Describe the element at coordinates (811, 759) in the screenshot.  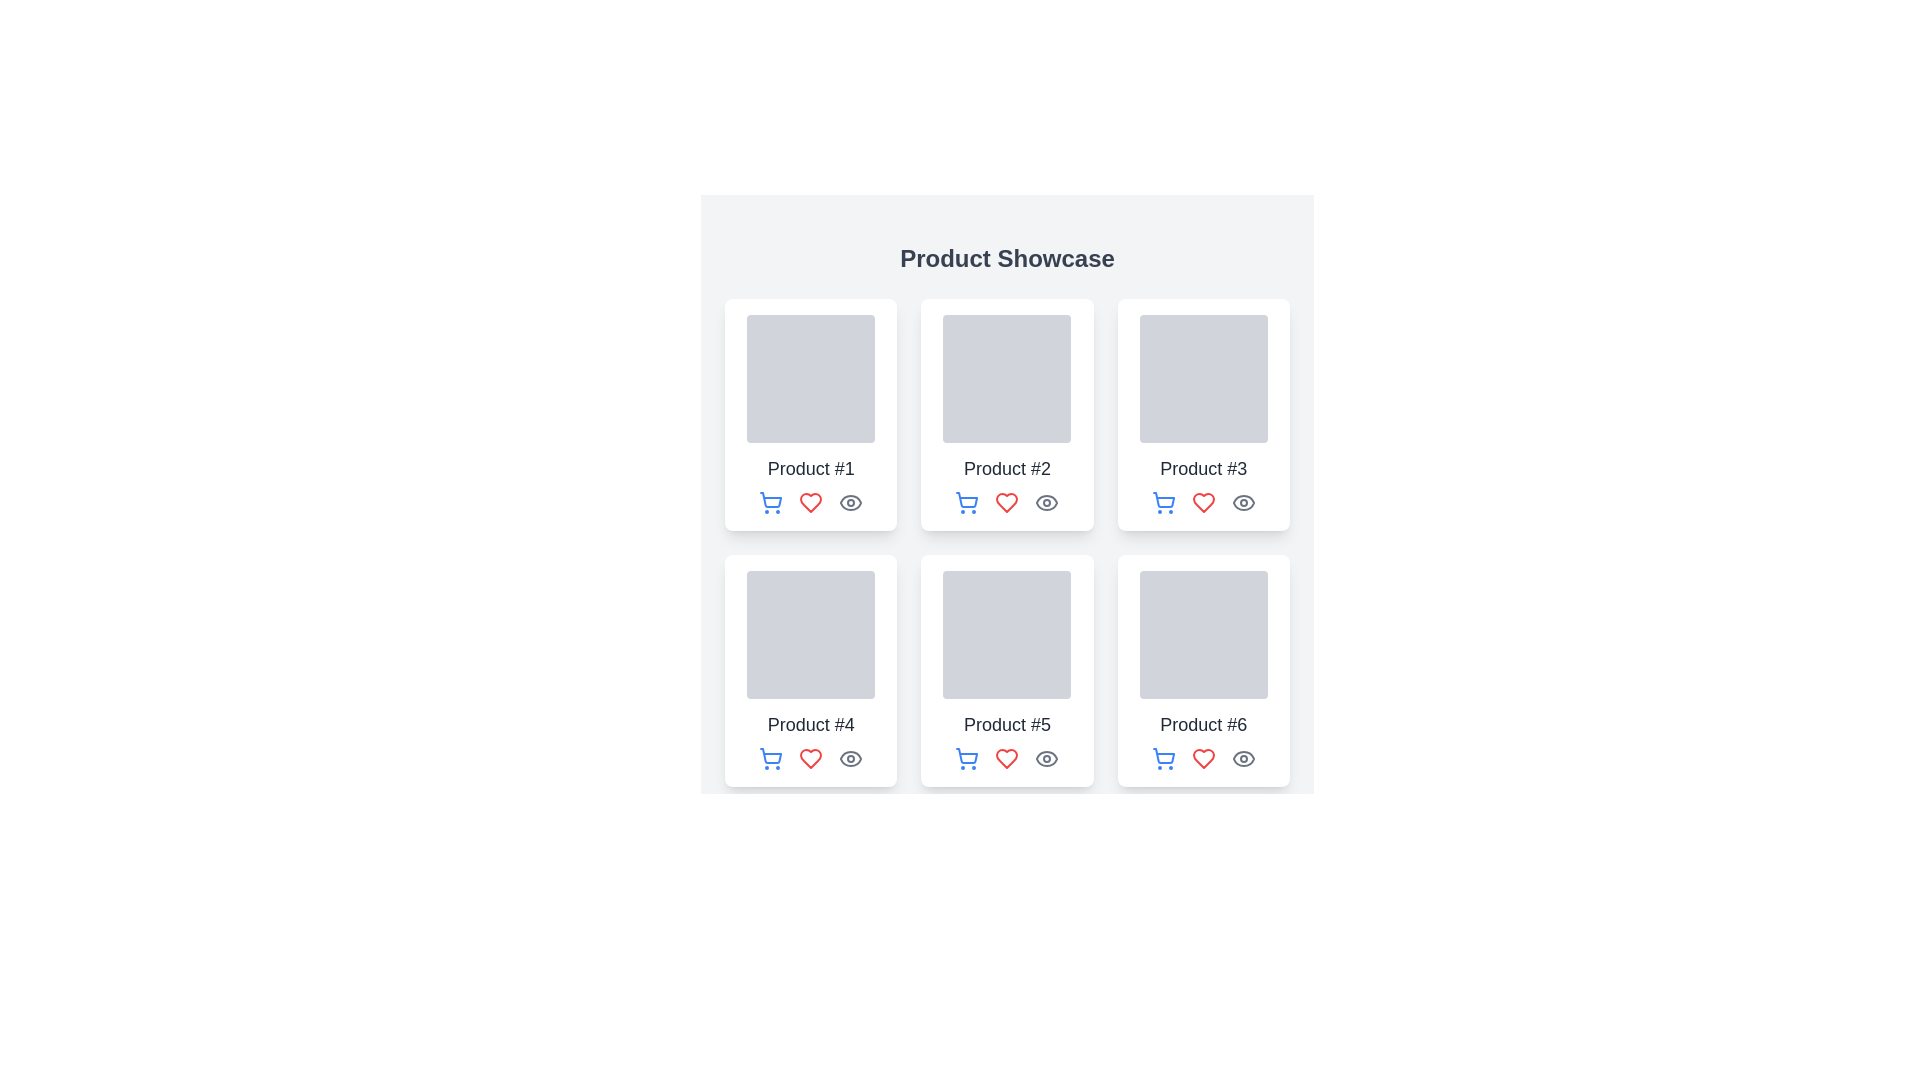
I see `the heart-shaped favorite button outlined in red located under 'Product #4' to favorite or un-favorite the product` at that location.